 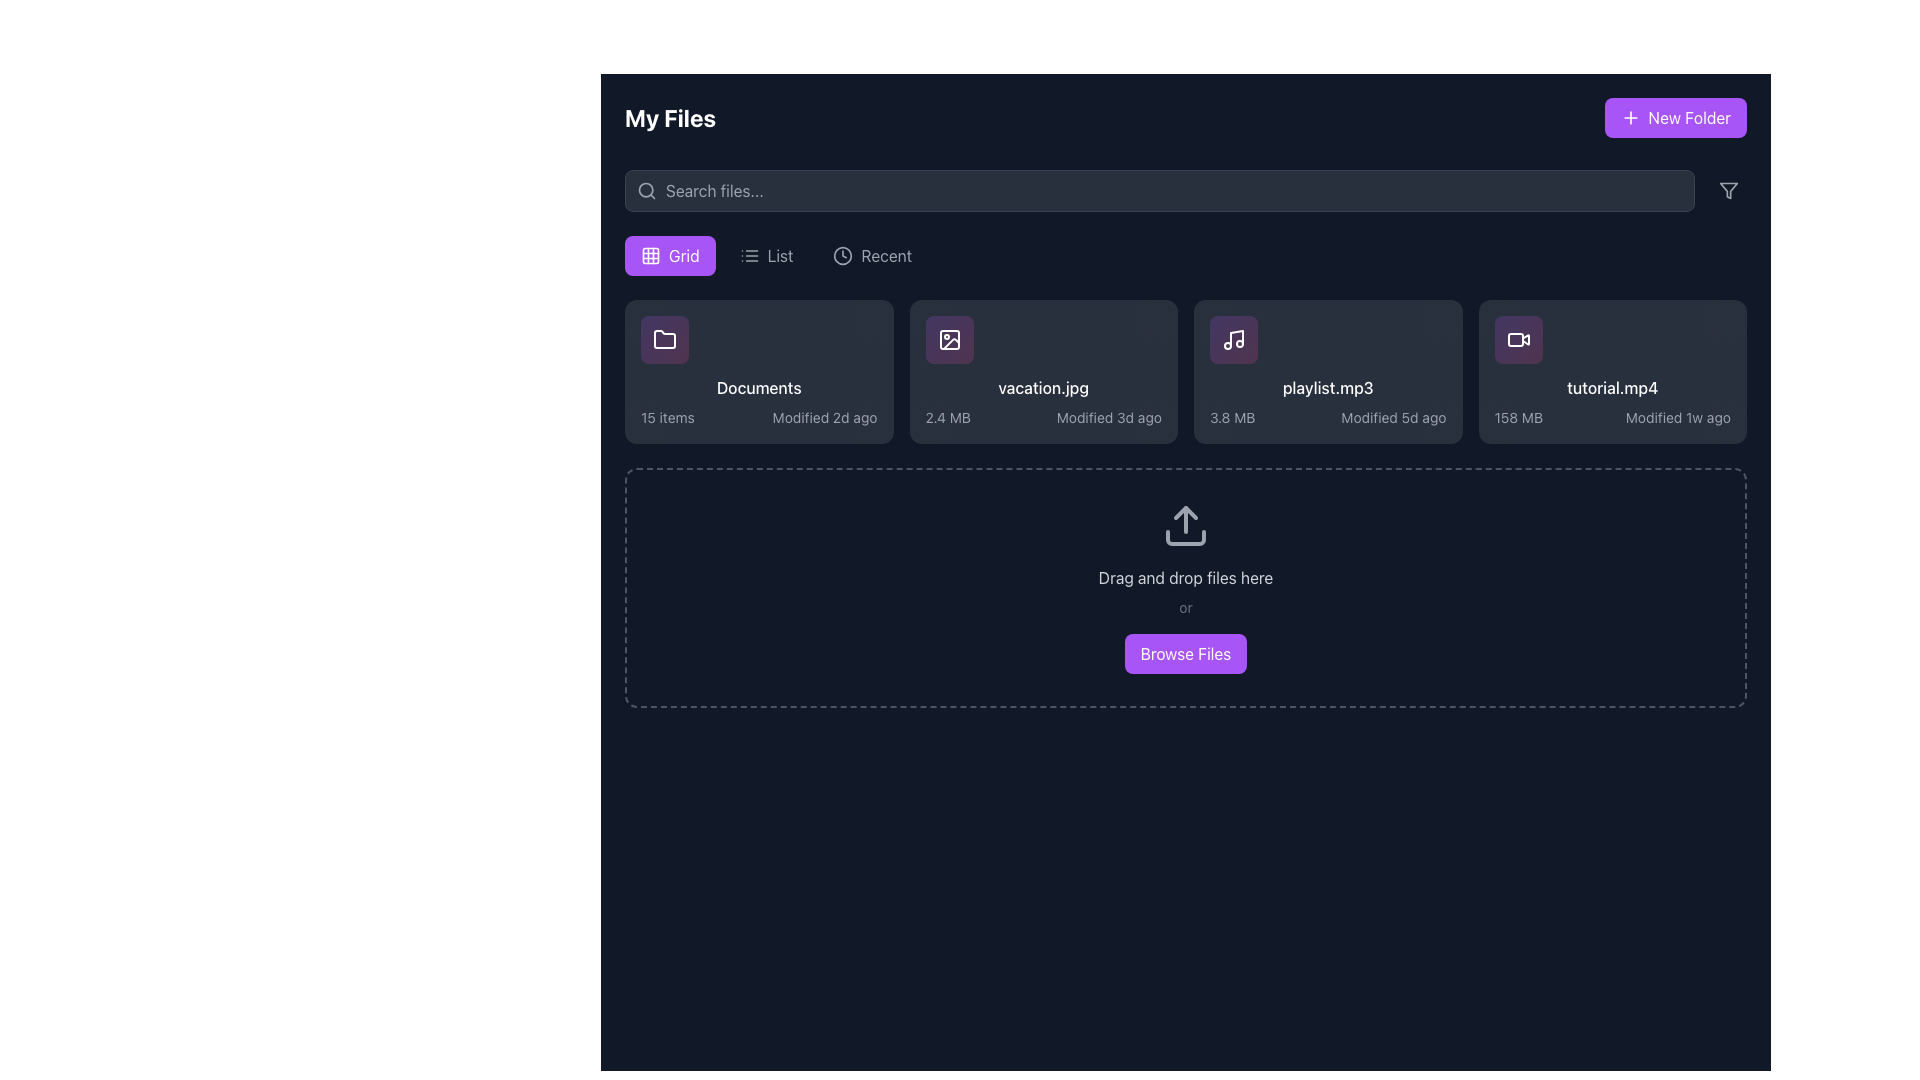 I want to click on the upload icon, which is a gray line-drawn arrow pointing upwards into a semi-circular shape, located above the text 'Drag and drop files here' and below the grid of file icons, so click(x=1185, y=524).